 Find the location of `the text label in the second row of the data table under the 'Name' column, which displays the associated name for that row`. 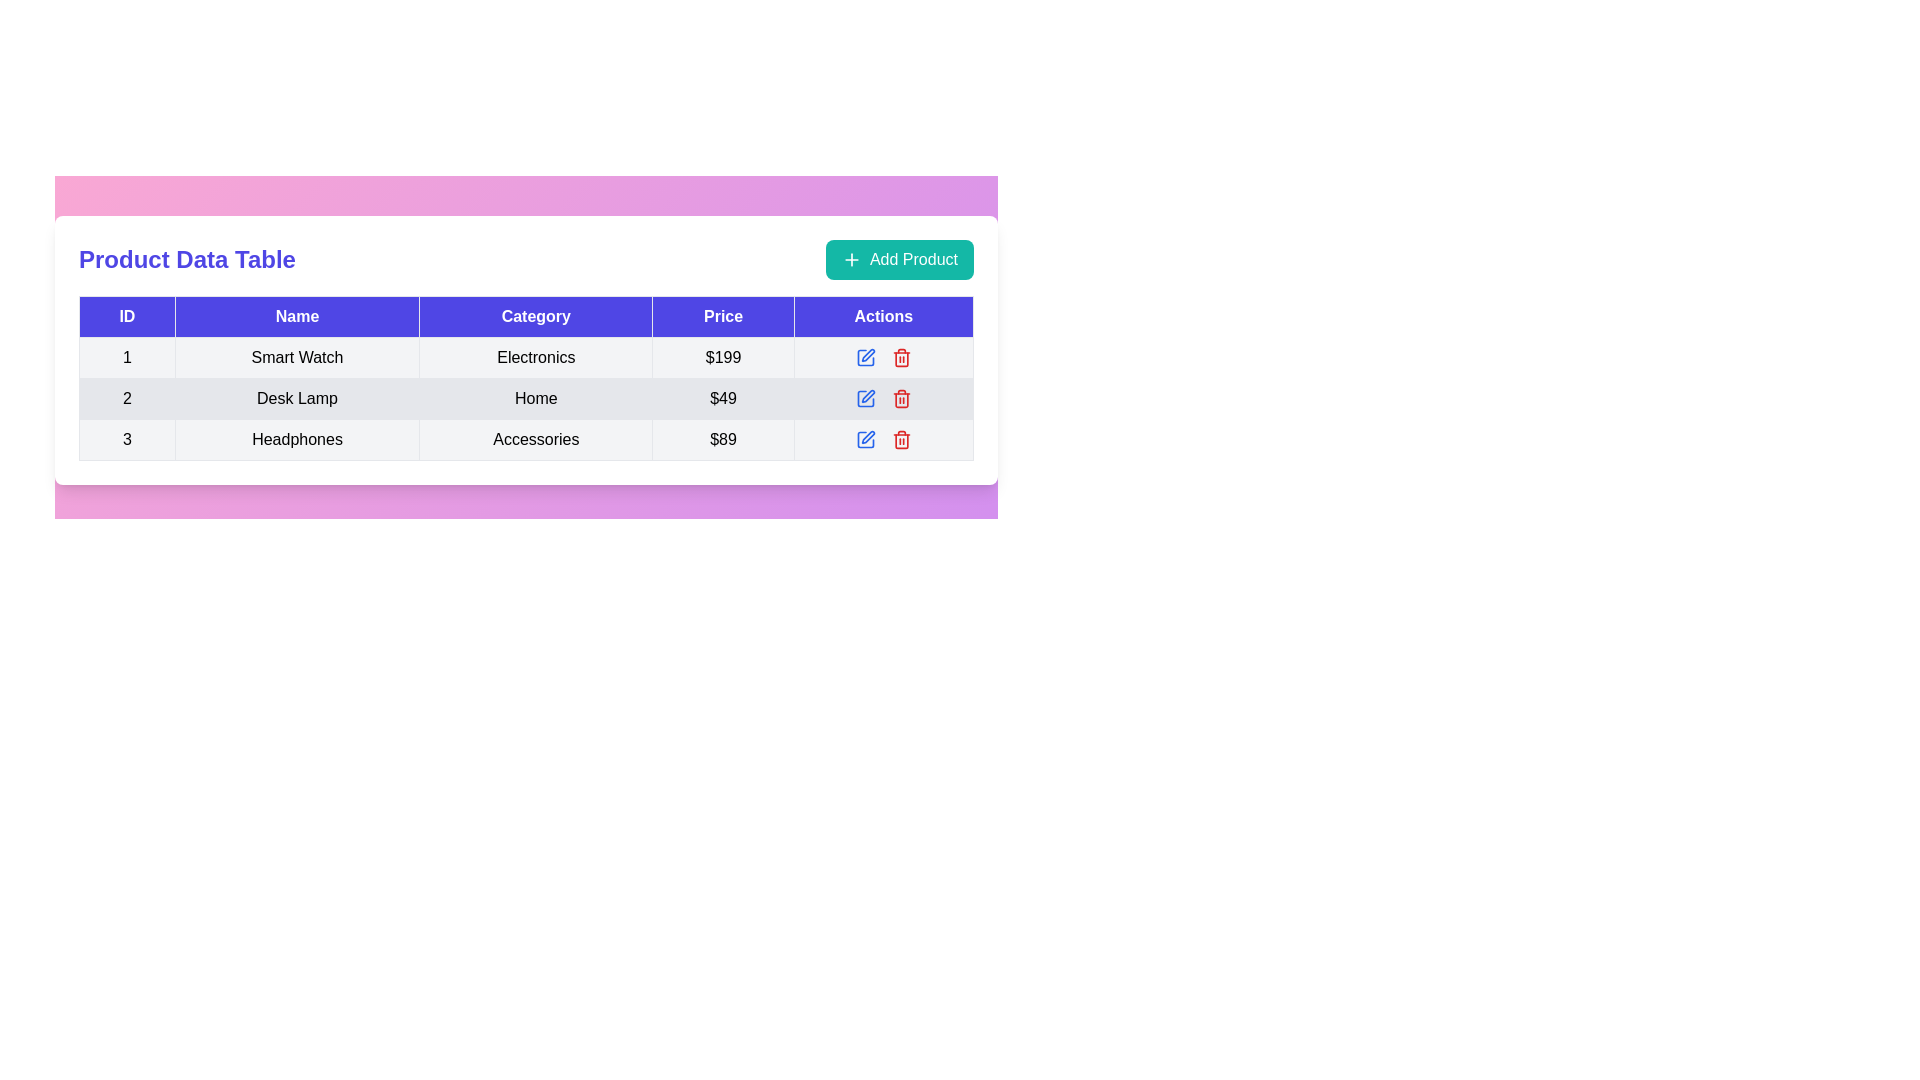

the text label in the second row of the data table under the 'Name' column, which displays the associated name for that row is located at coordinates (296, 398).